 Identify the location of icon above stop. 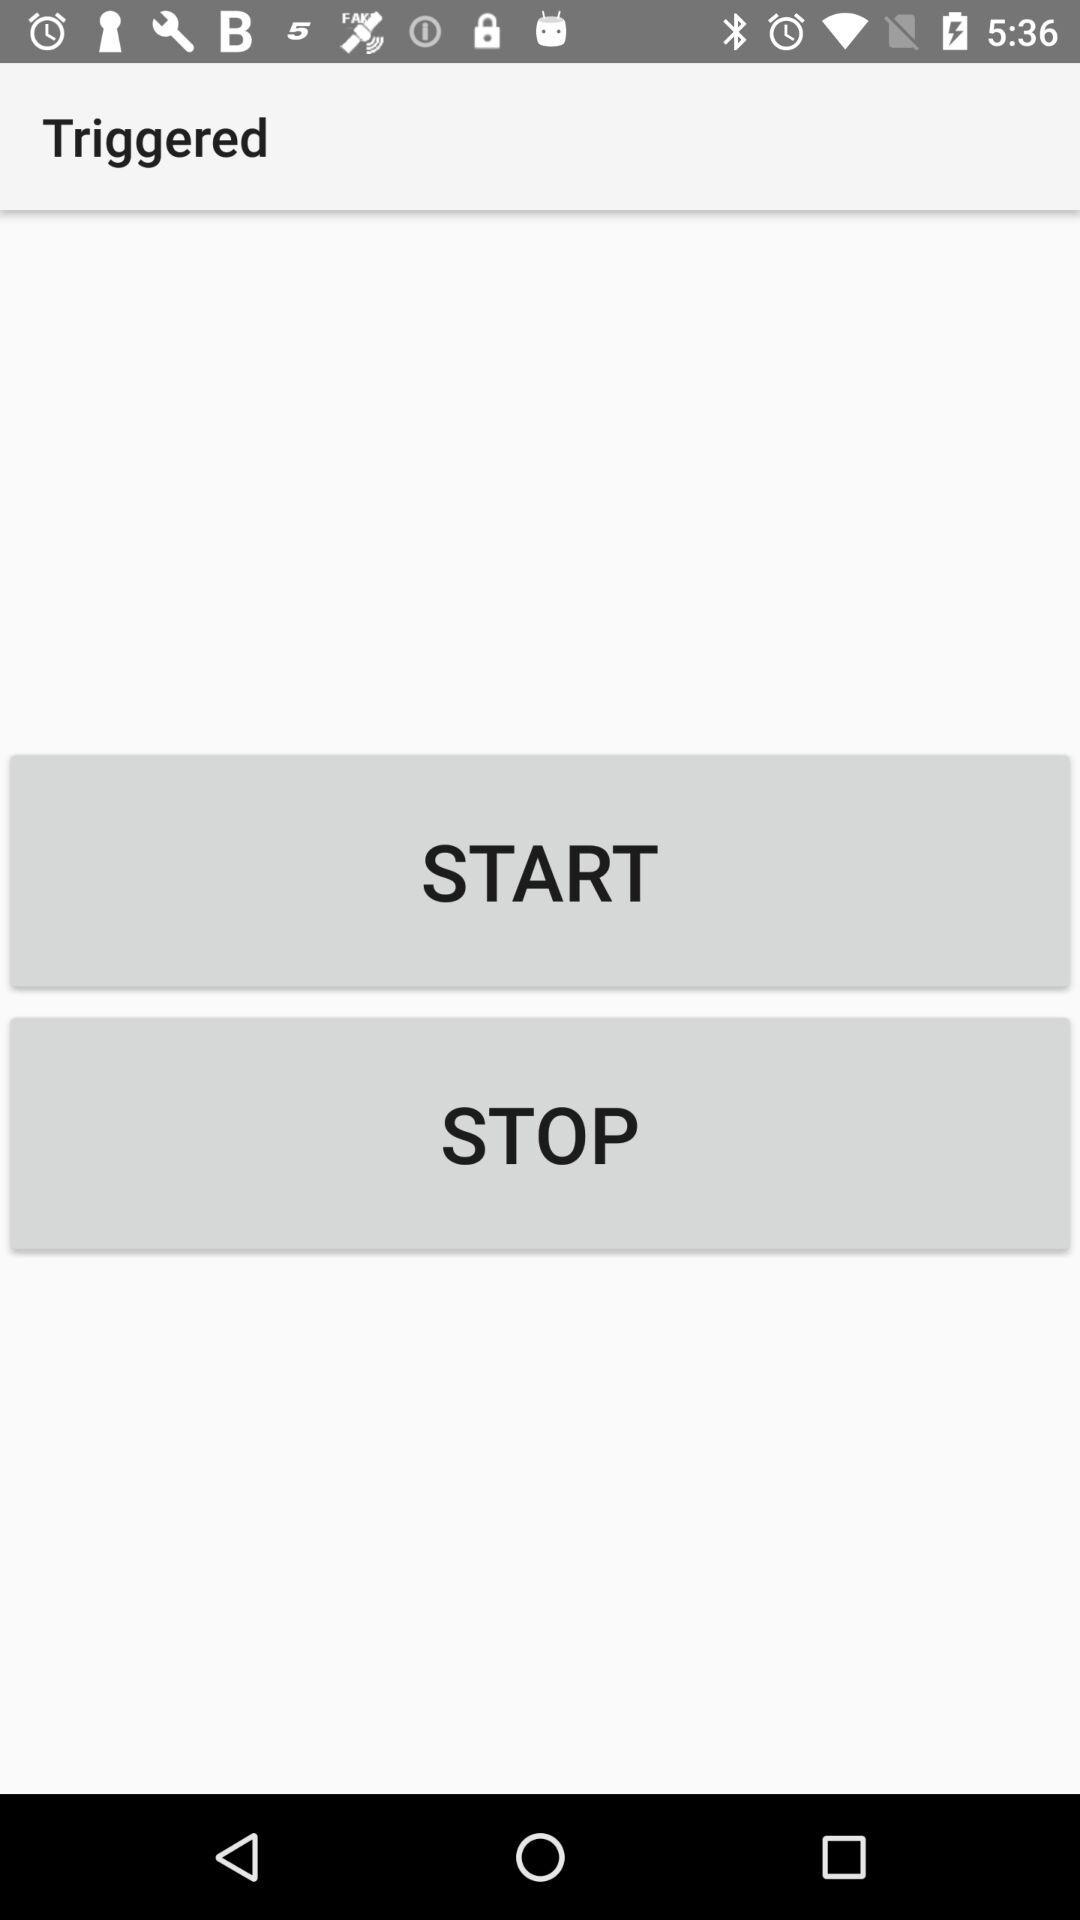
(540, 870).